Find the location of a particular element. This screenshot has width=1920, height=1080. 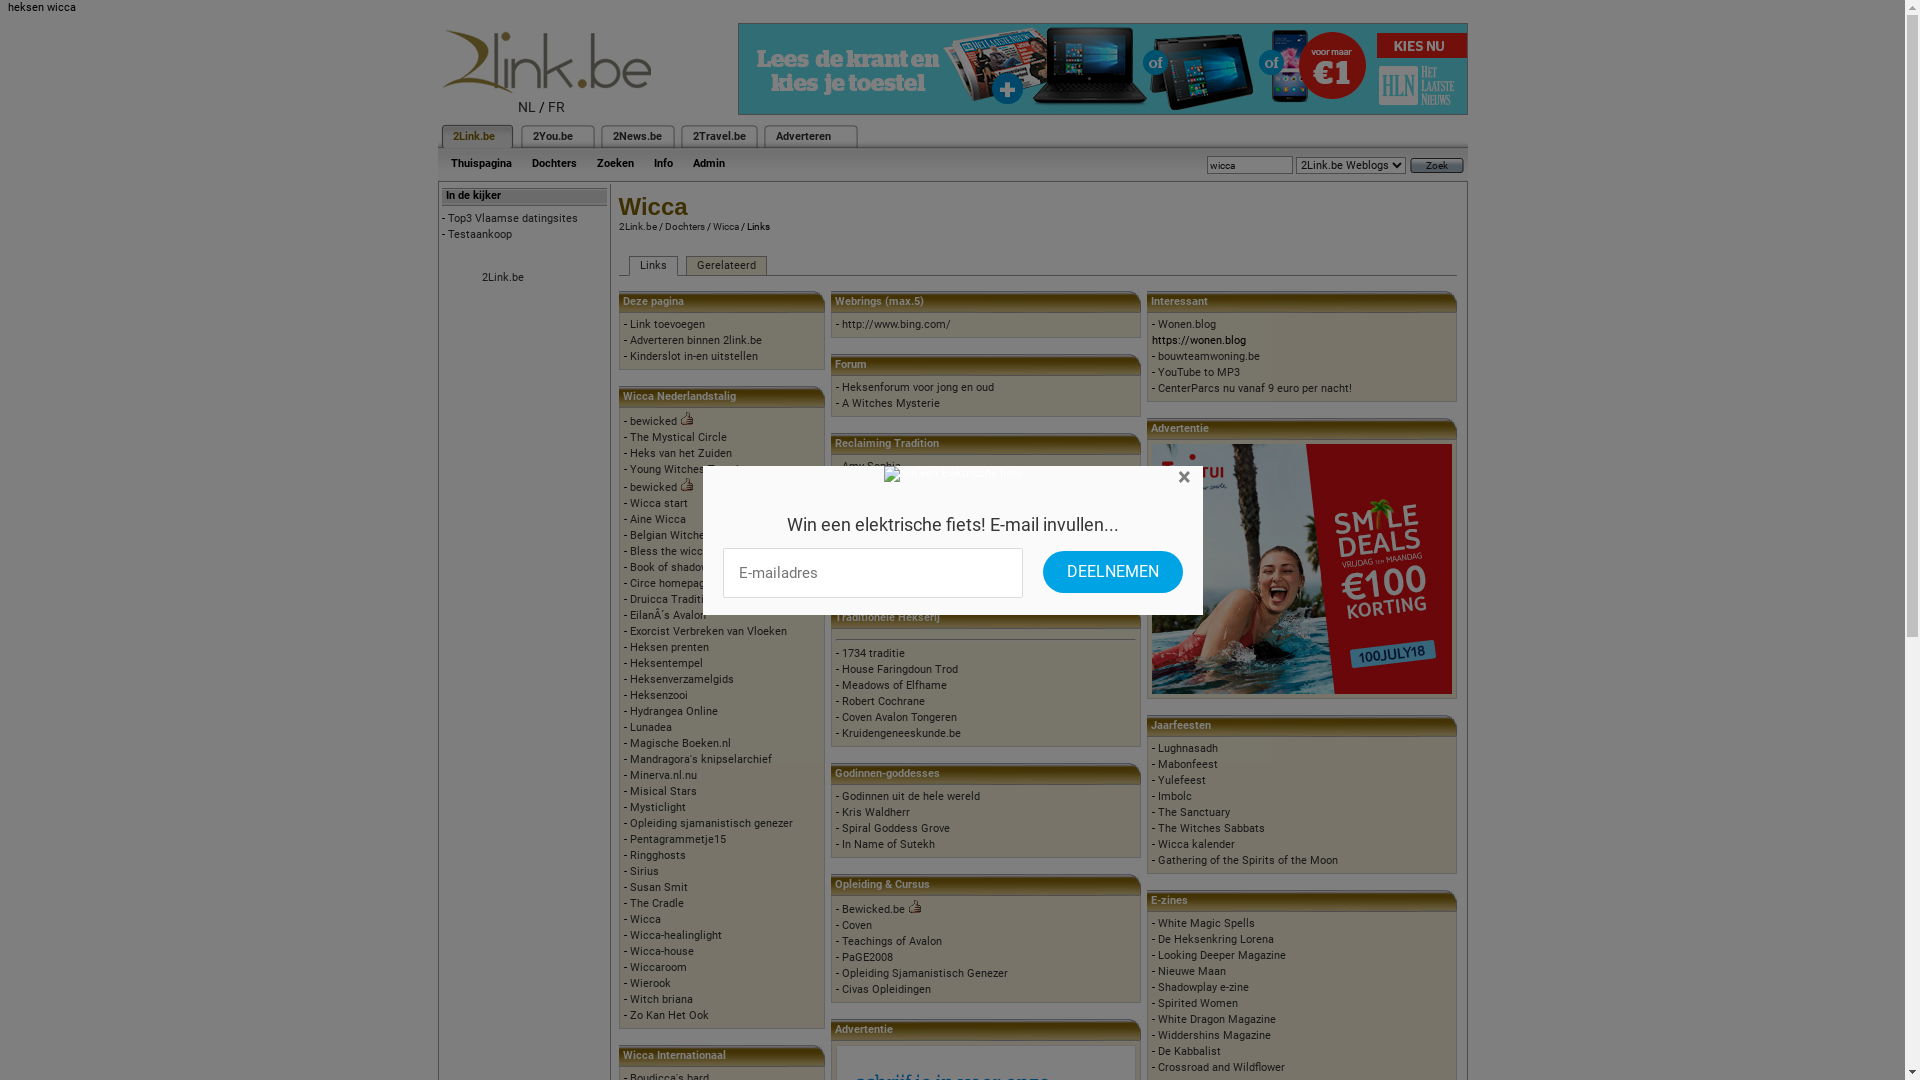

'Ringghosts' is located at coordinates (657, 855).